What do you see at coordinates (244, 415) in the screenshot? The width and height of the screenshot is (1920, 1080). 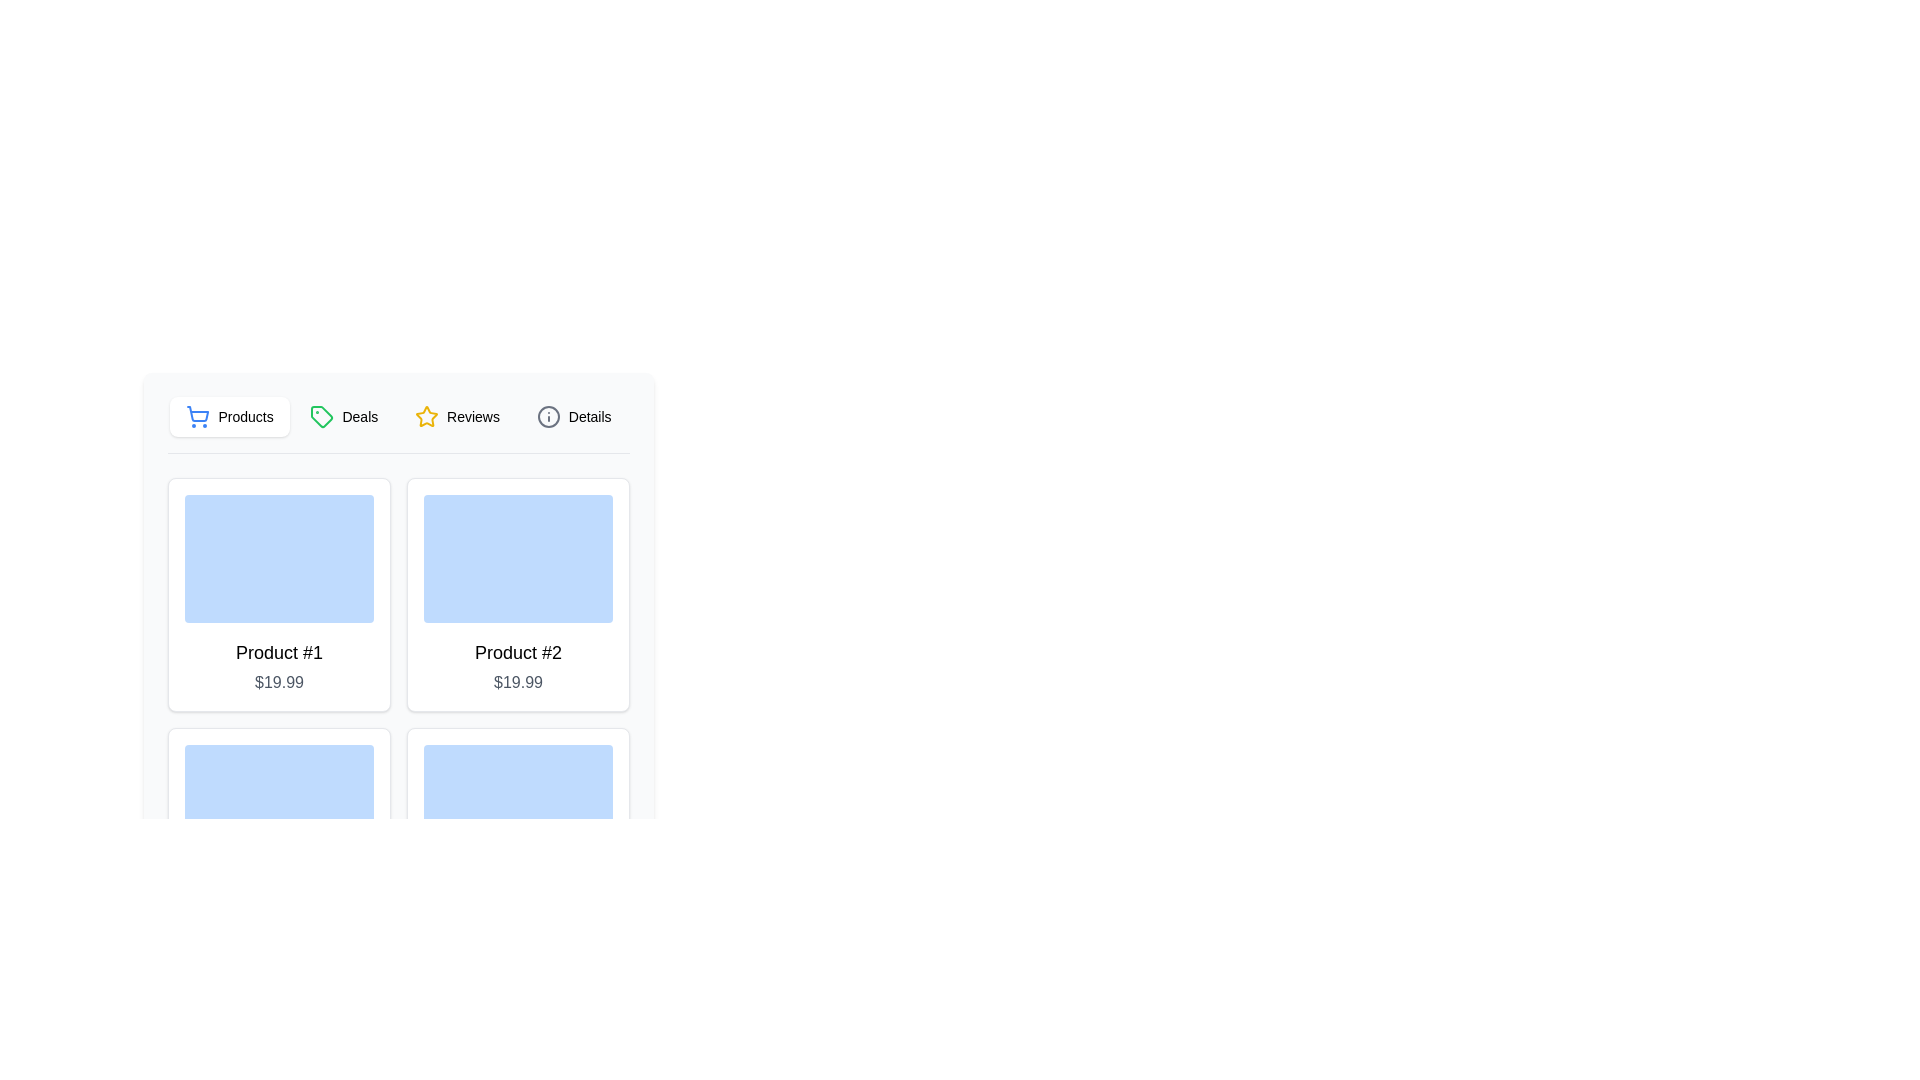 I see `text label inside the button located in the top-left corner of the menu bar, adjacent to the cart icon, which may lead to product-related content` at bounding box center [244, 415].